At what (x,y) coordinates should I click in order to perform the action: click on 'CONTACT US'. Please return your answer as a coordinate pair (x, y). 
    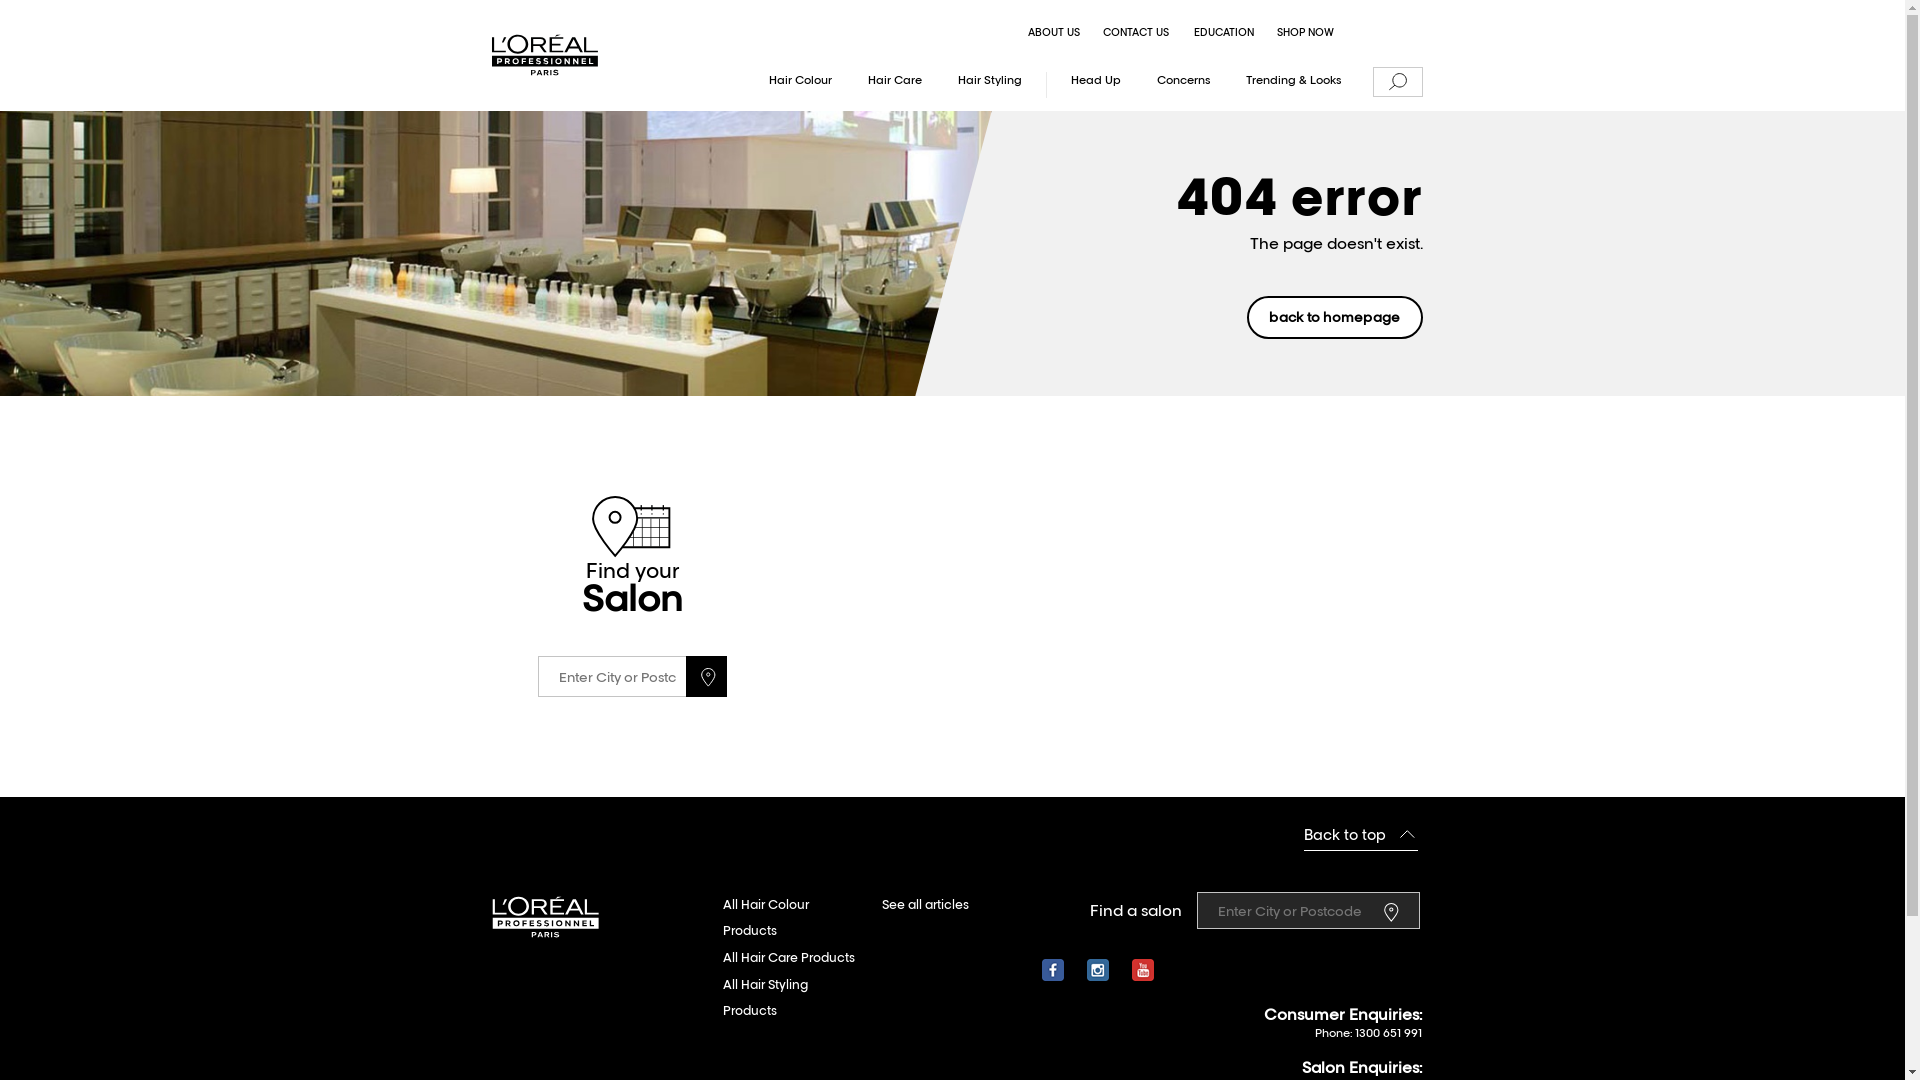
    Looking at the image, I should click on (1136, 34).